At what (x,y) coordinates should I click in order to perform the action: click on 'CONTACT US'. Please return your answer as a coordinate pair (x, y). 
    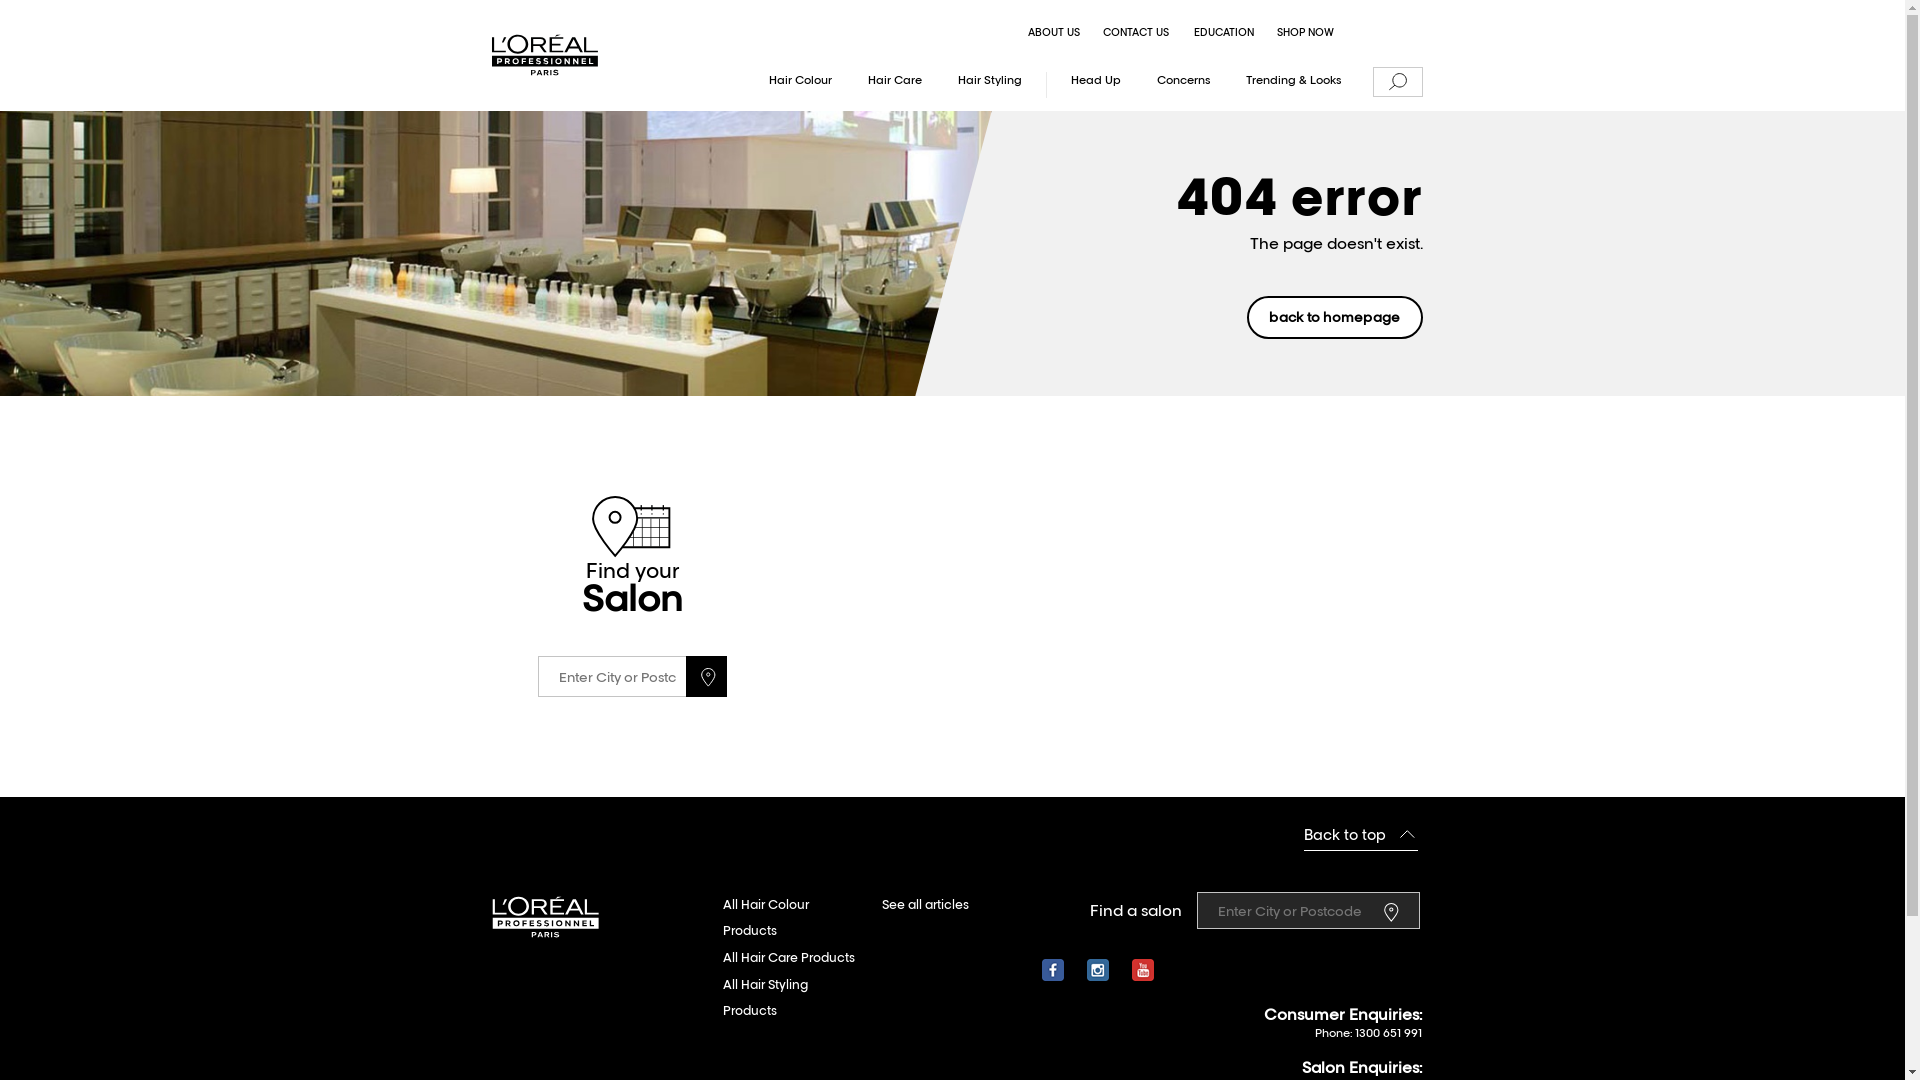
    Looking at the image, I should click on (1136, 34).